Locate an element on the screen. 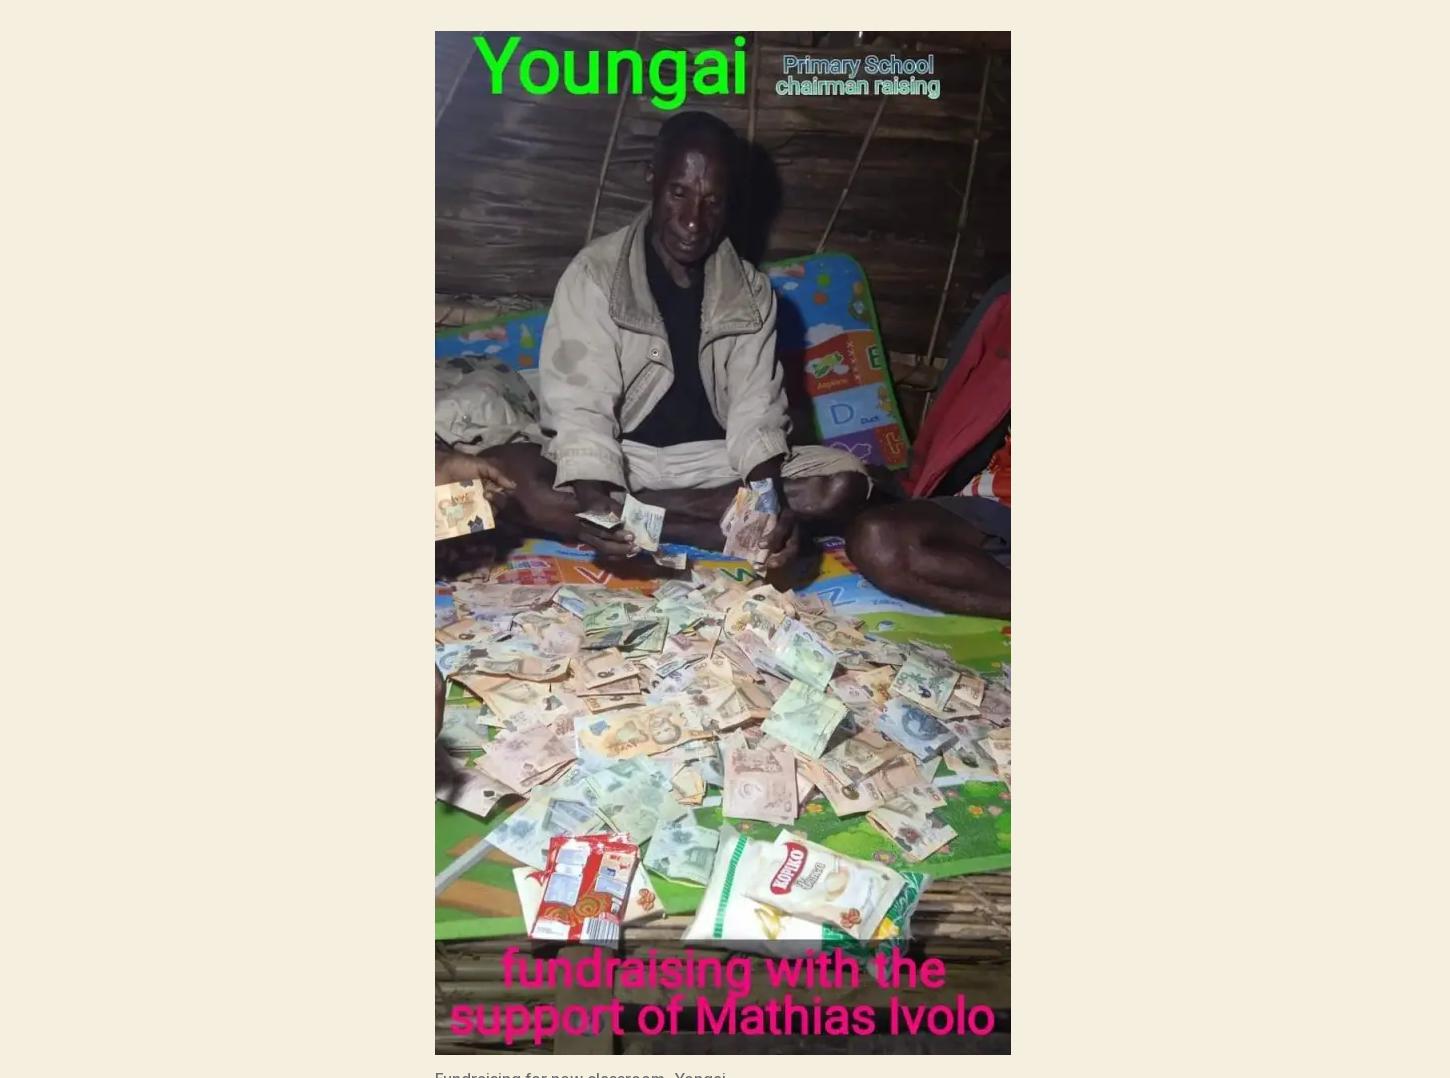 The height and width of the screenshot is (1078, 1450). 'Website Built with WordPress.com' is located at coordinates (577, 944).